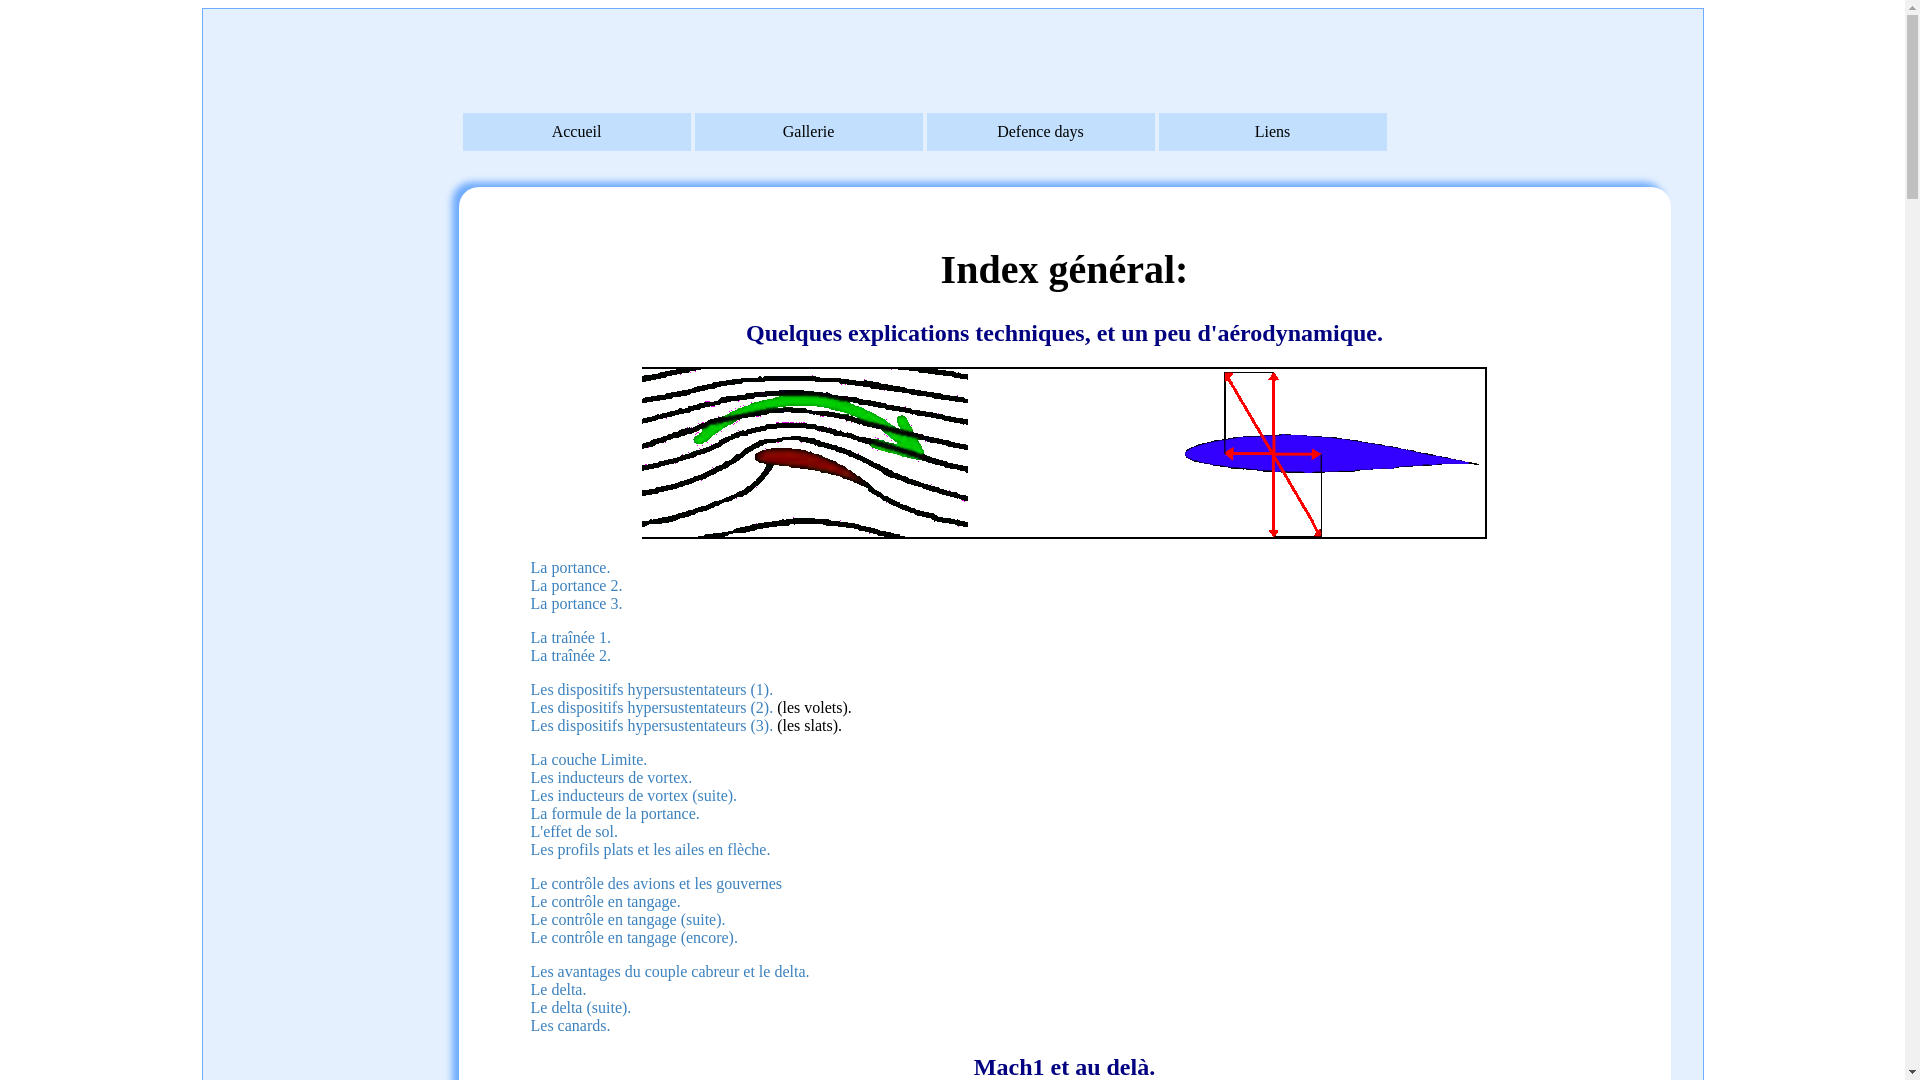 This screenshot has height=1080, width=1920. I want to click on 'Liens', so click(1271, 131).